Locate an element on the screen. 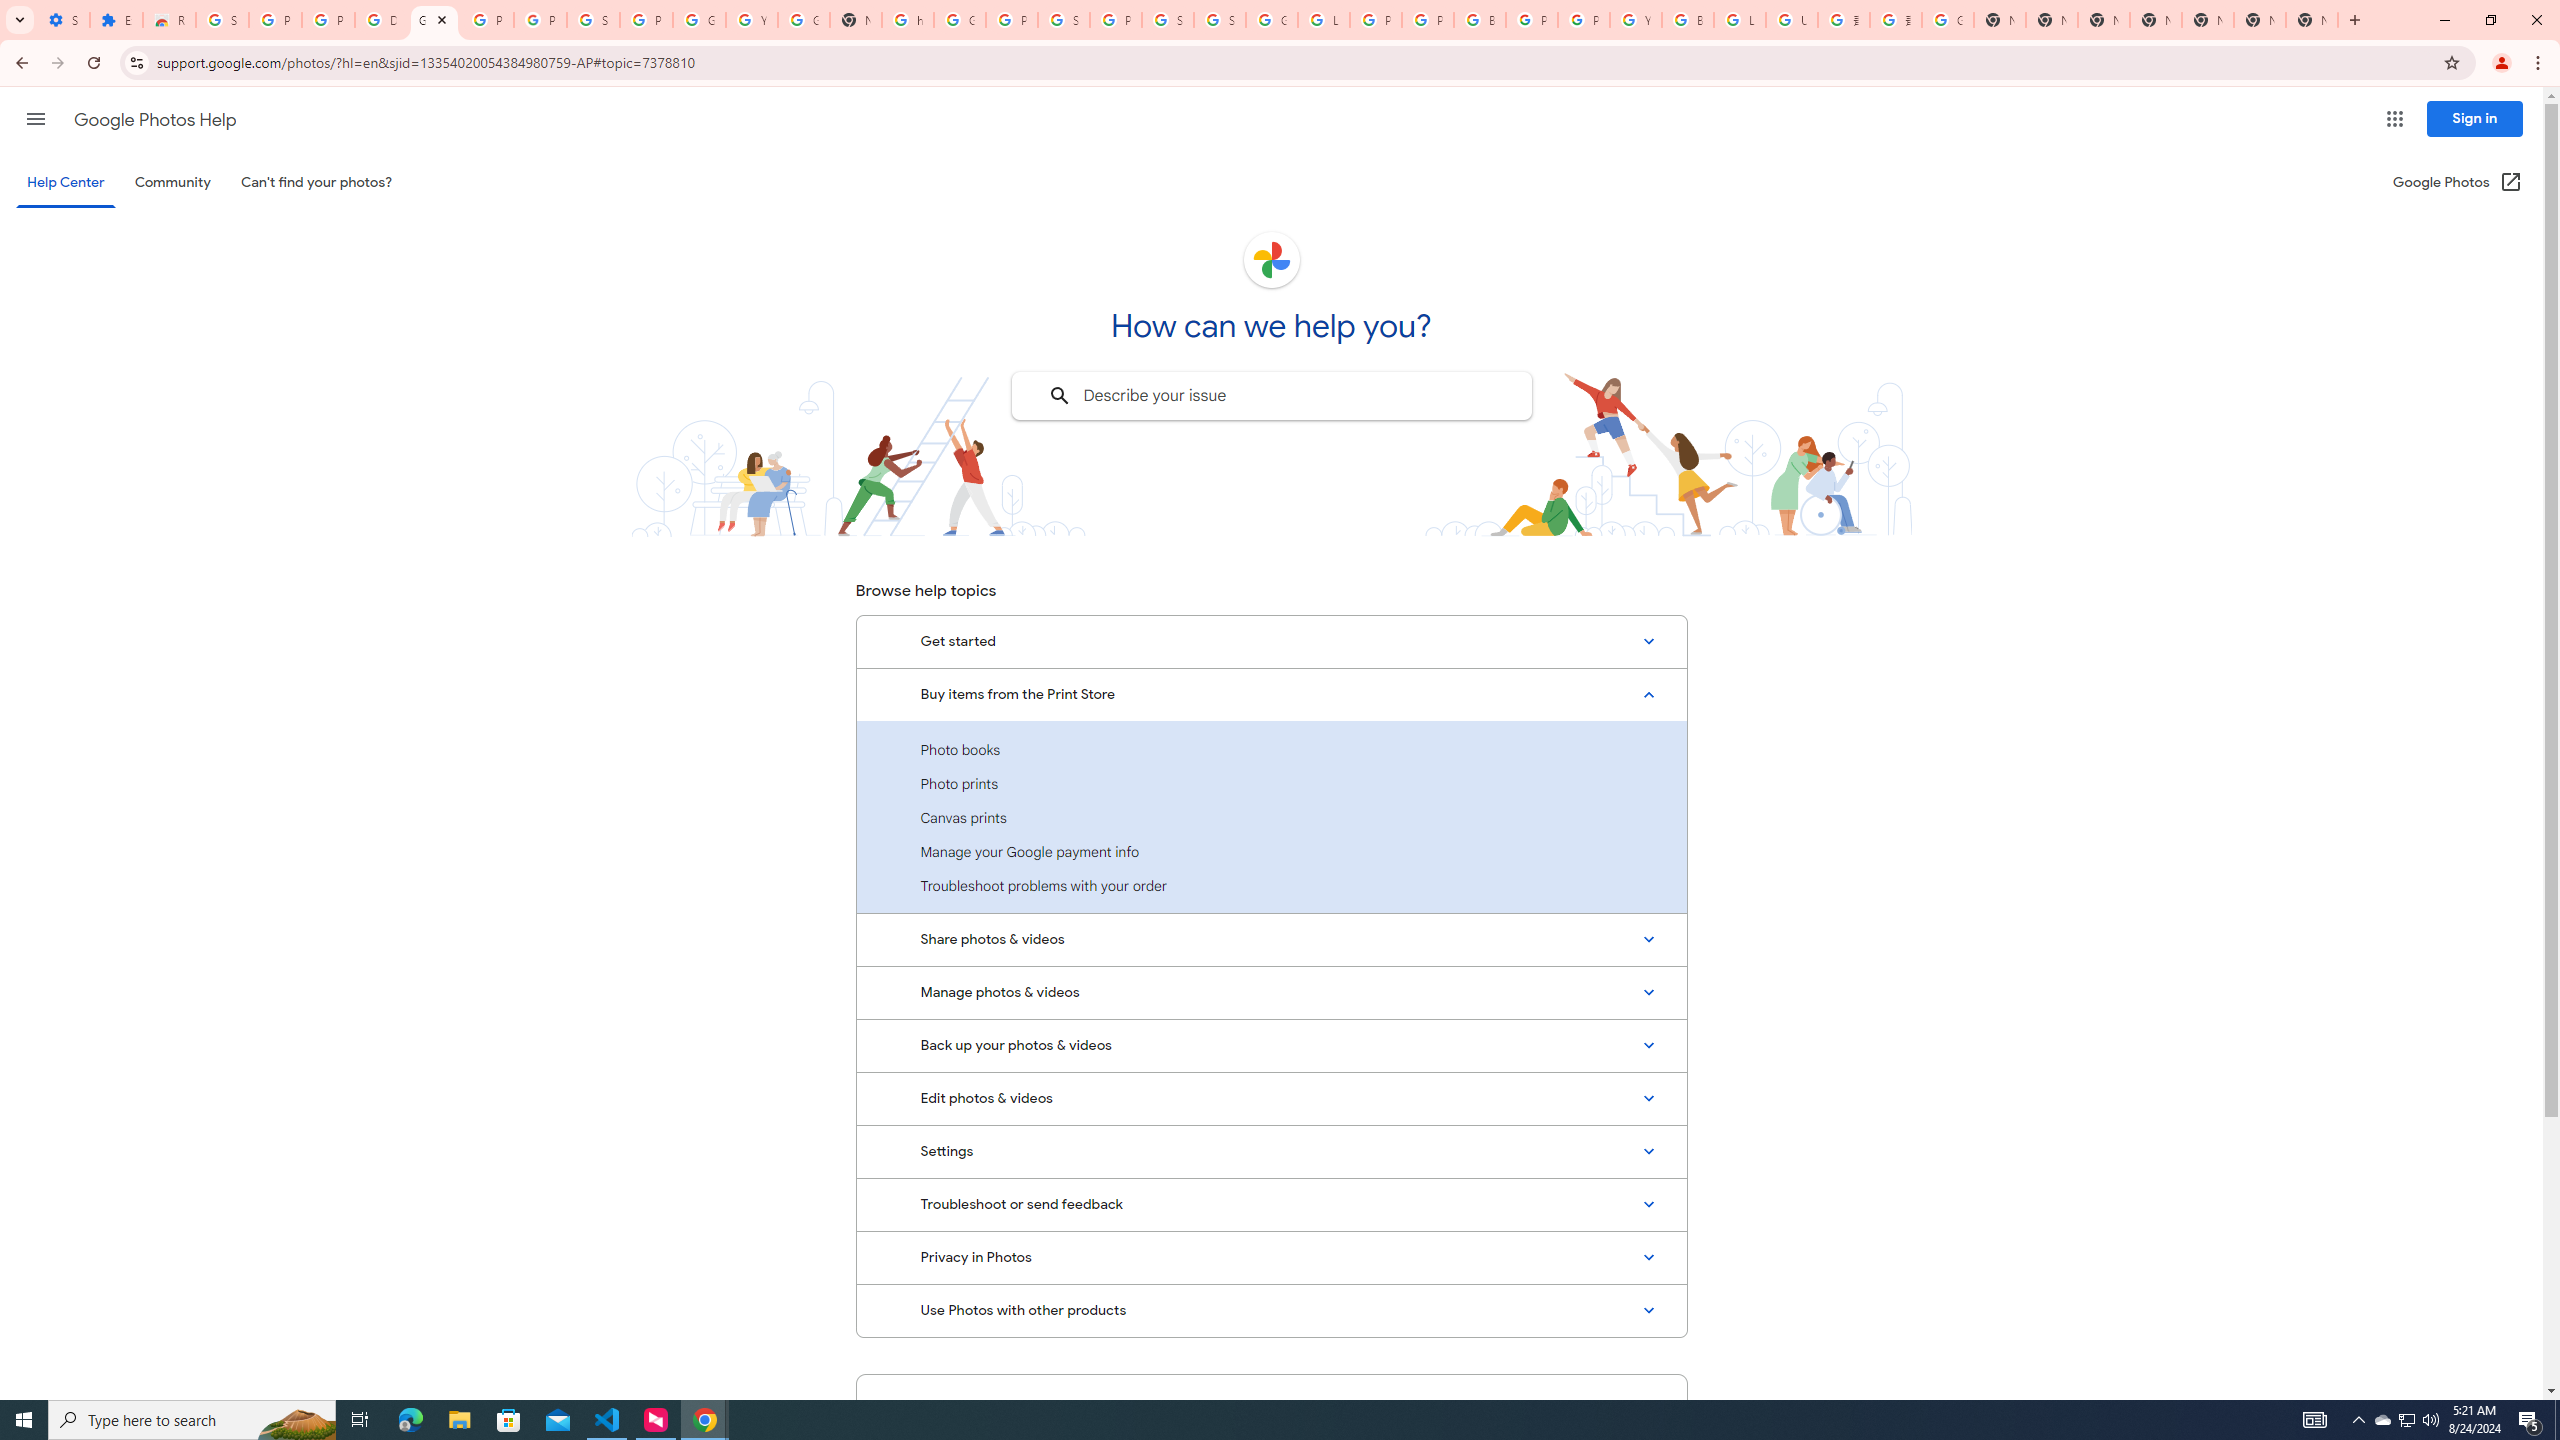  'Manage photos & videos' is located at coordinates (1271, 992).